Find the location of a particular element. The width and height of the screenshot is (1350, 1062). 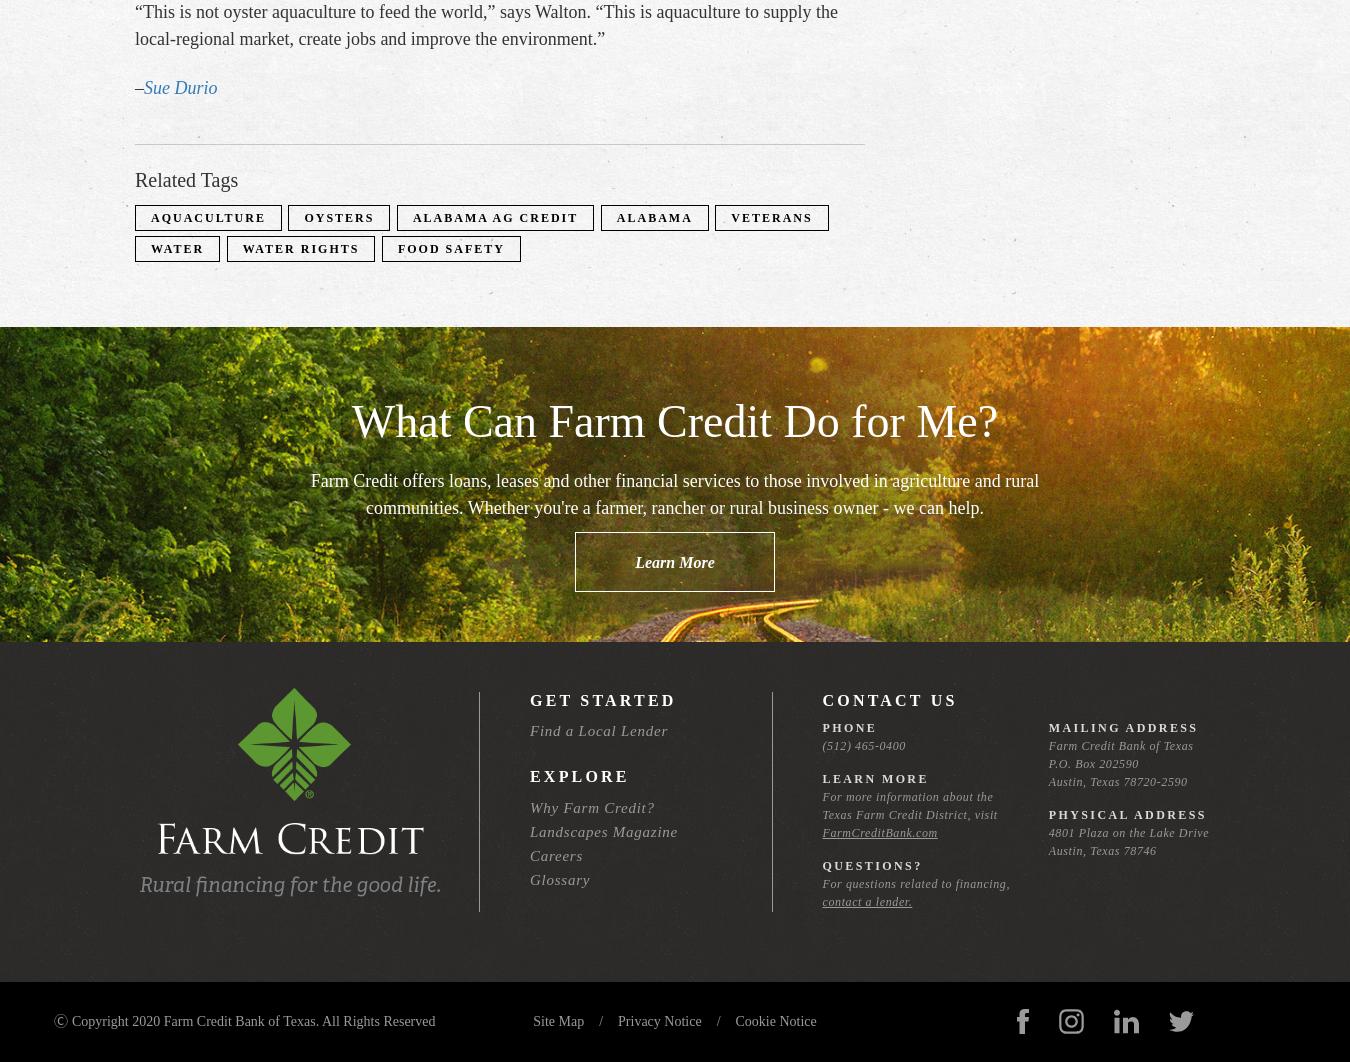

'For questions related to financing,' is located at coordinates (914, 883).